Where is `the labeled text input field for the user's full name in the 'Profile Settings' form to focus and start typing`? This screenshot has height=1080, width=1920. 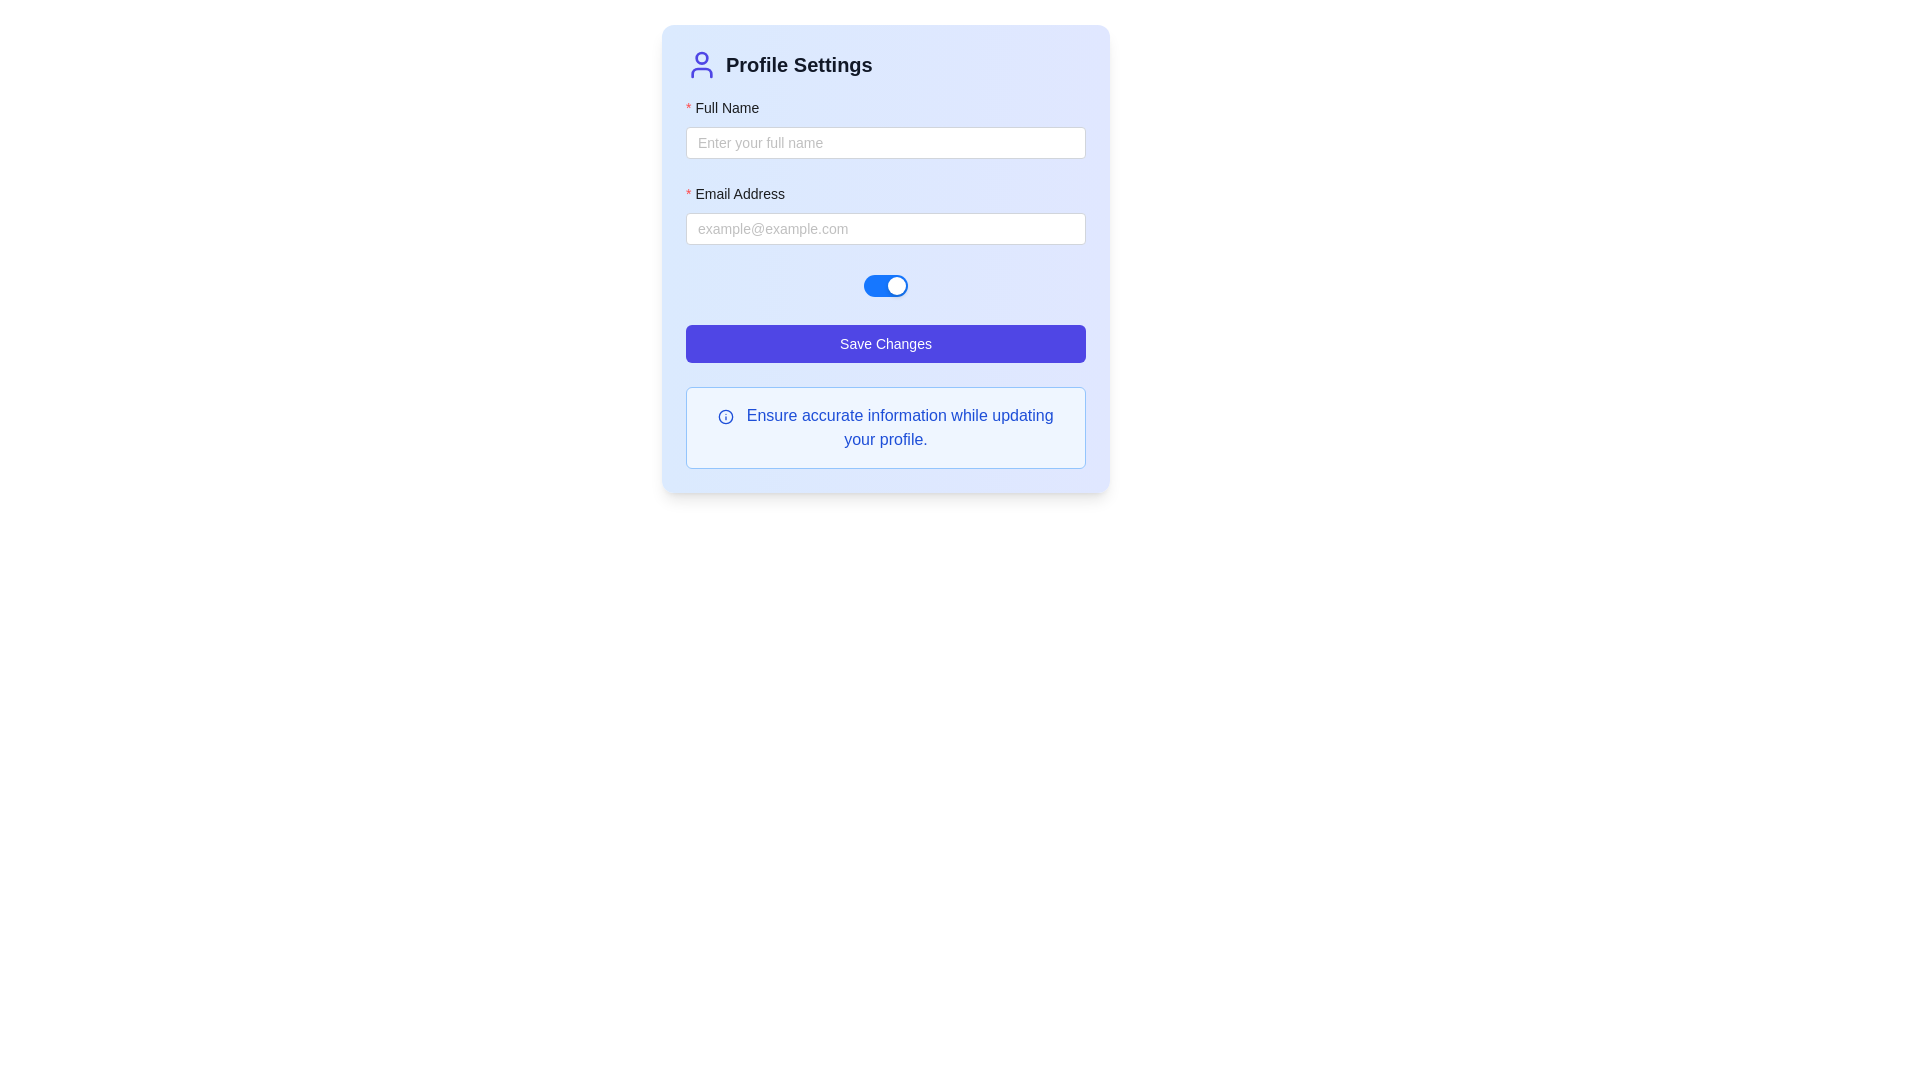
the labeled text input field for the user's full name in the 'Profile Settings' form to focus and start typing is located at coordinates (885, 127).